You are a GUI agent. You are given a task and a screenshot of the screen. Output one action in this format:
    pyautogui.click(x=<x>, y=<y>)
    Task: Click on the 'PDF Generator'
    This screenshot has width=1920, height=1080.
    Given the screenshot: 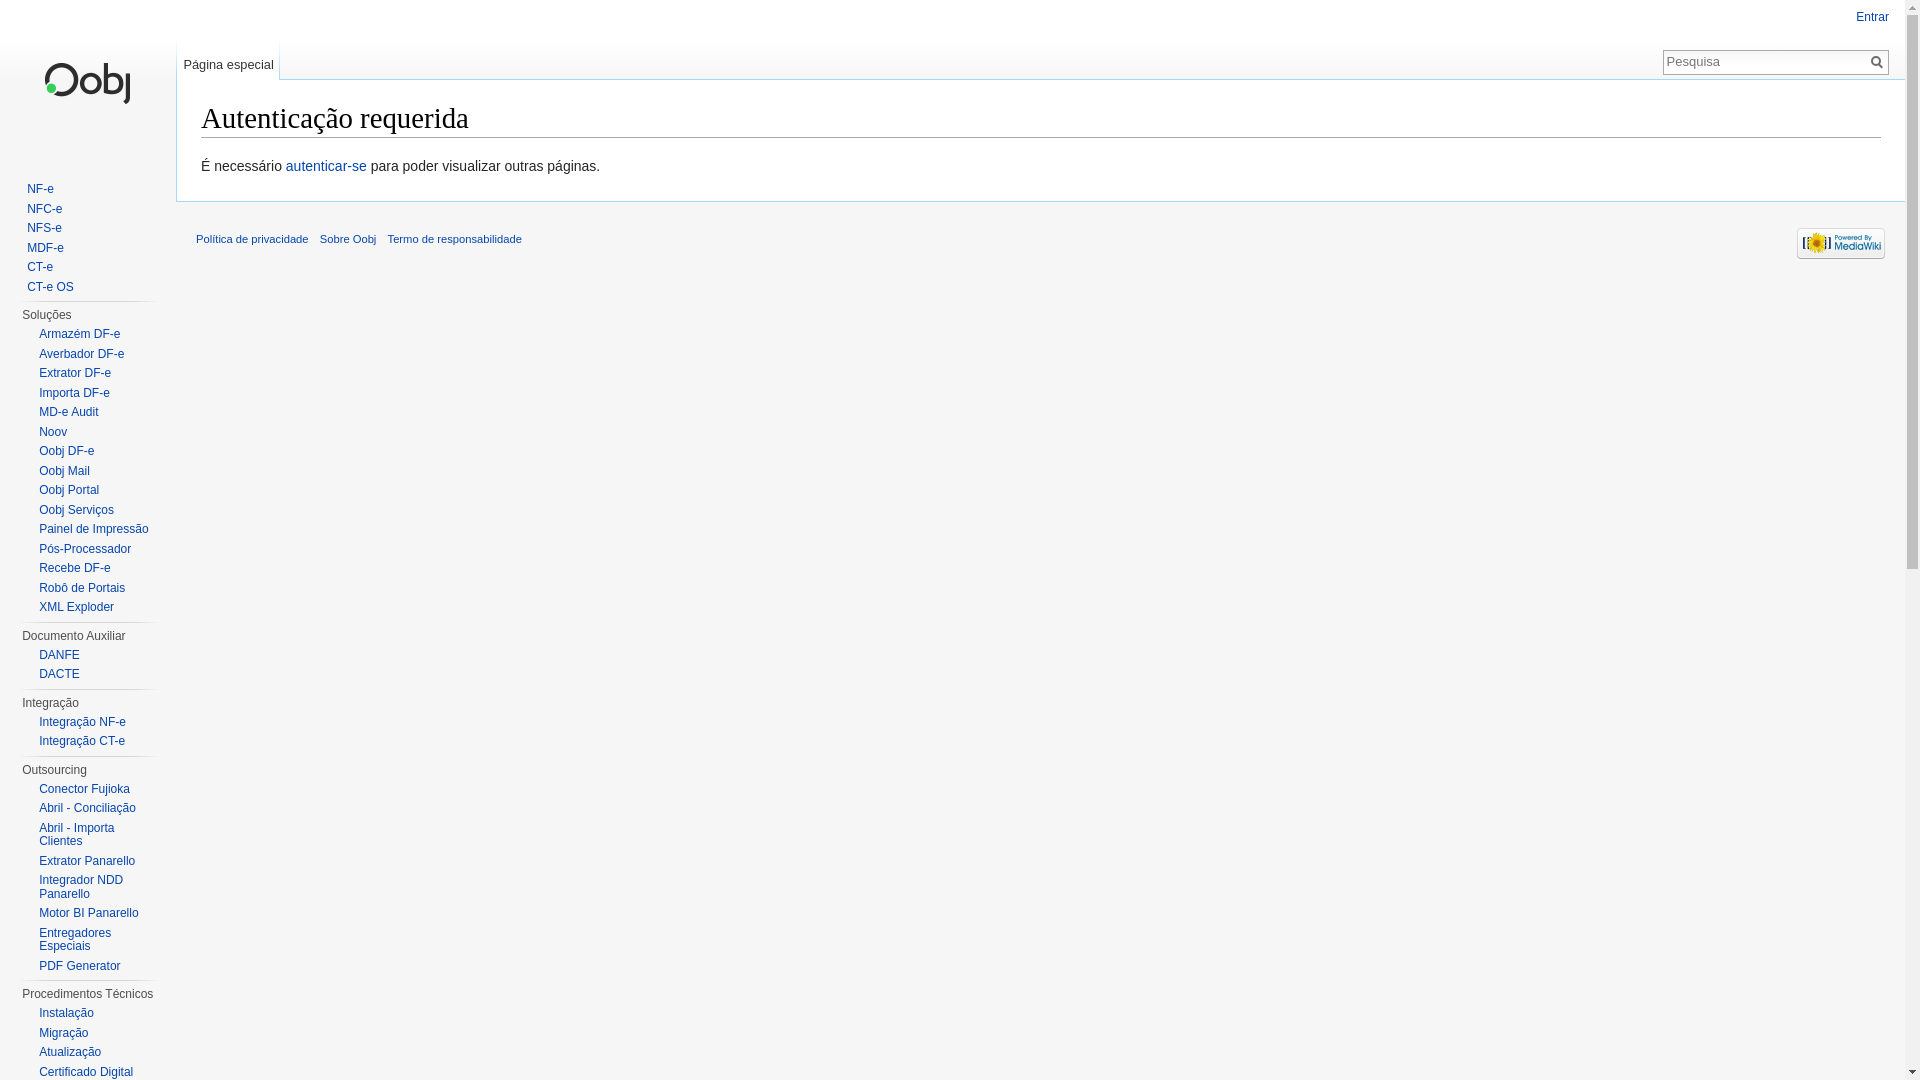 What is the action you would take?
    pyautogui.click(x=79, y=963)
    